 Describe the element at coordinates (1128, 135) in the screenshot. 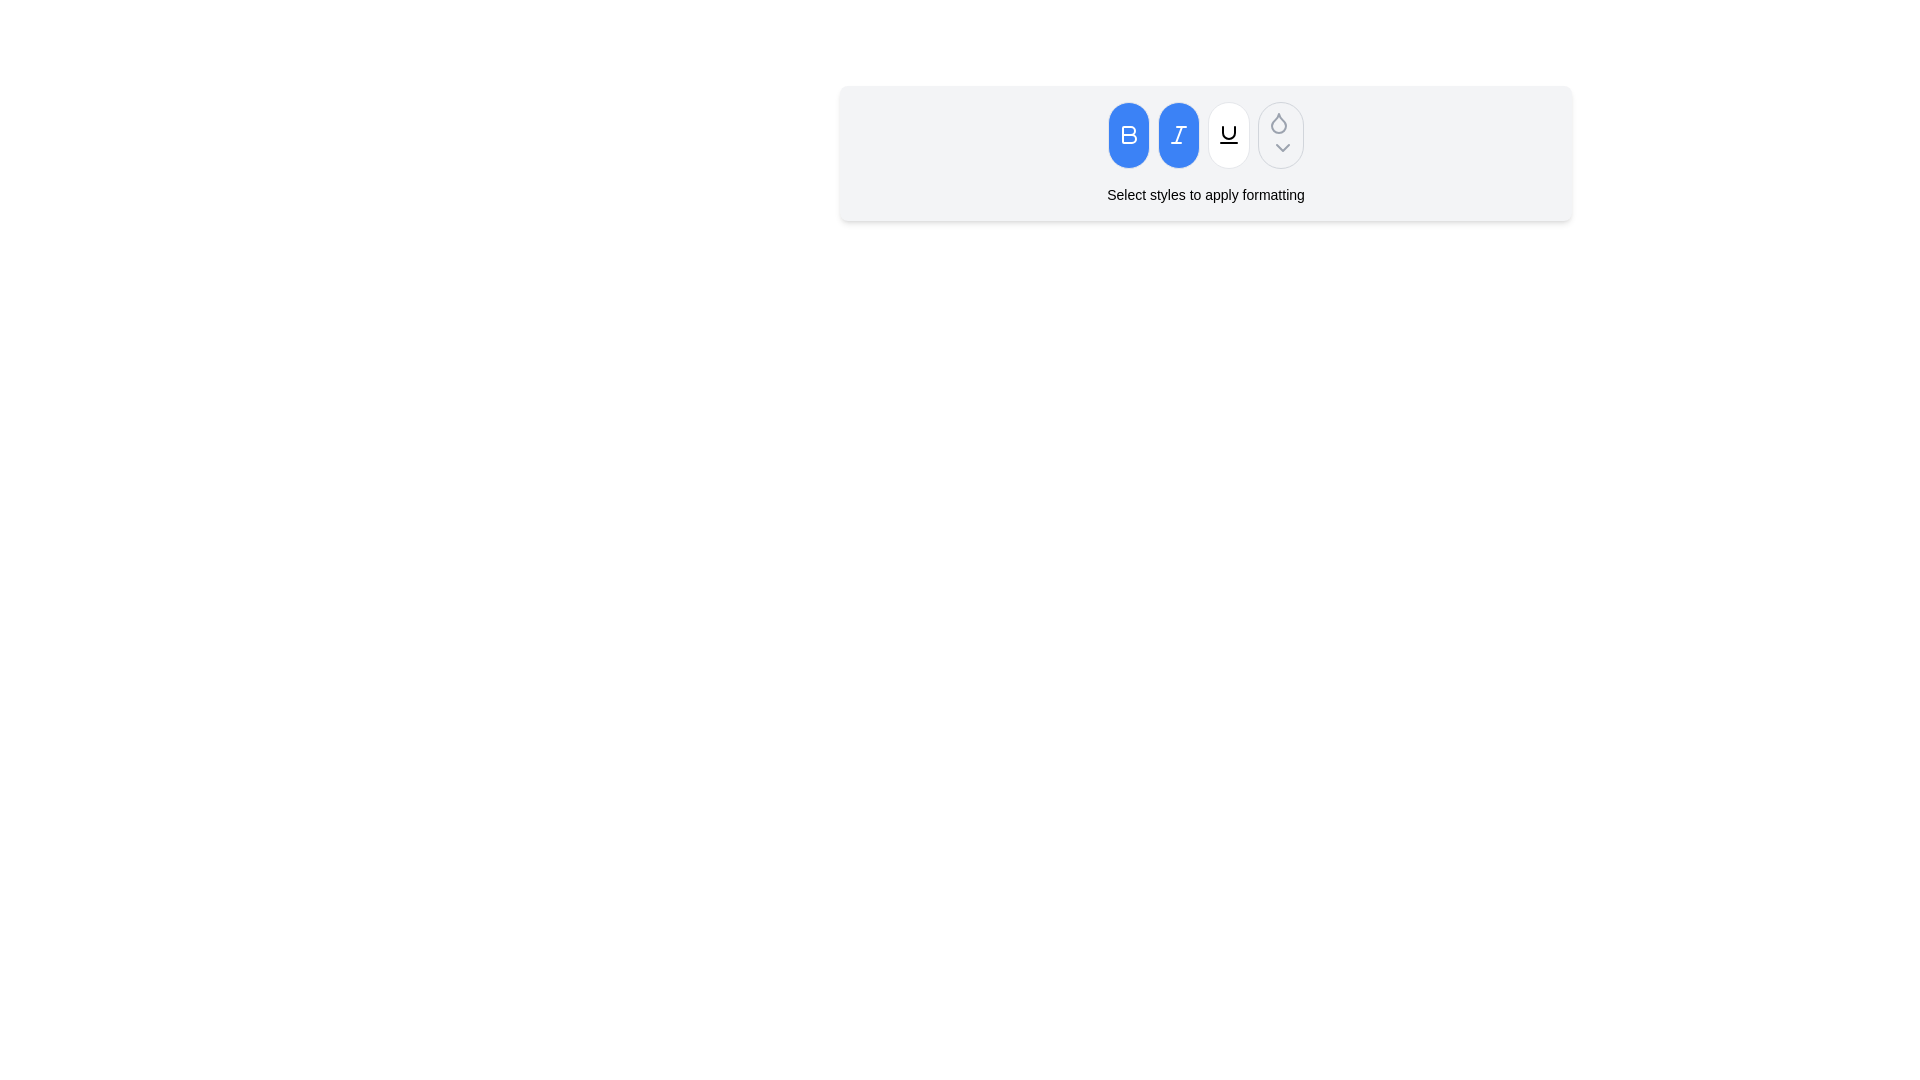

I see `the circular blue button with a white 'B' icon that represents the bold formatting action` at that location.